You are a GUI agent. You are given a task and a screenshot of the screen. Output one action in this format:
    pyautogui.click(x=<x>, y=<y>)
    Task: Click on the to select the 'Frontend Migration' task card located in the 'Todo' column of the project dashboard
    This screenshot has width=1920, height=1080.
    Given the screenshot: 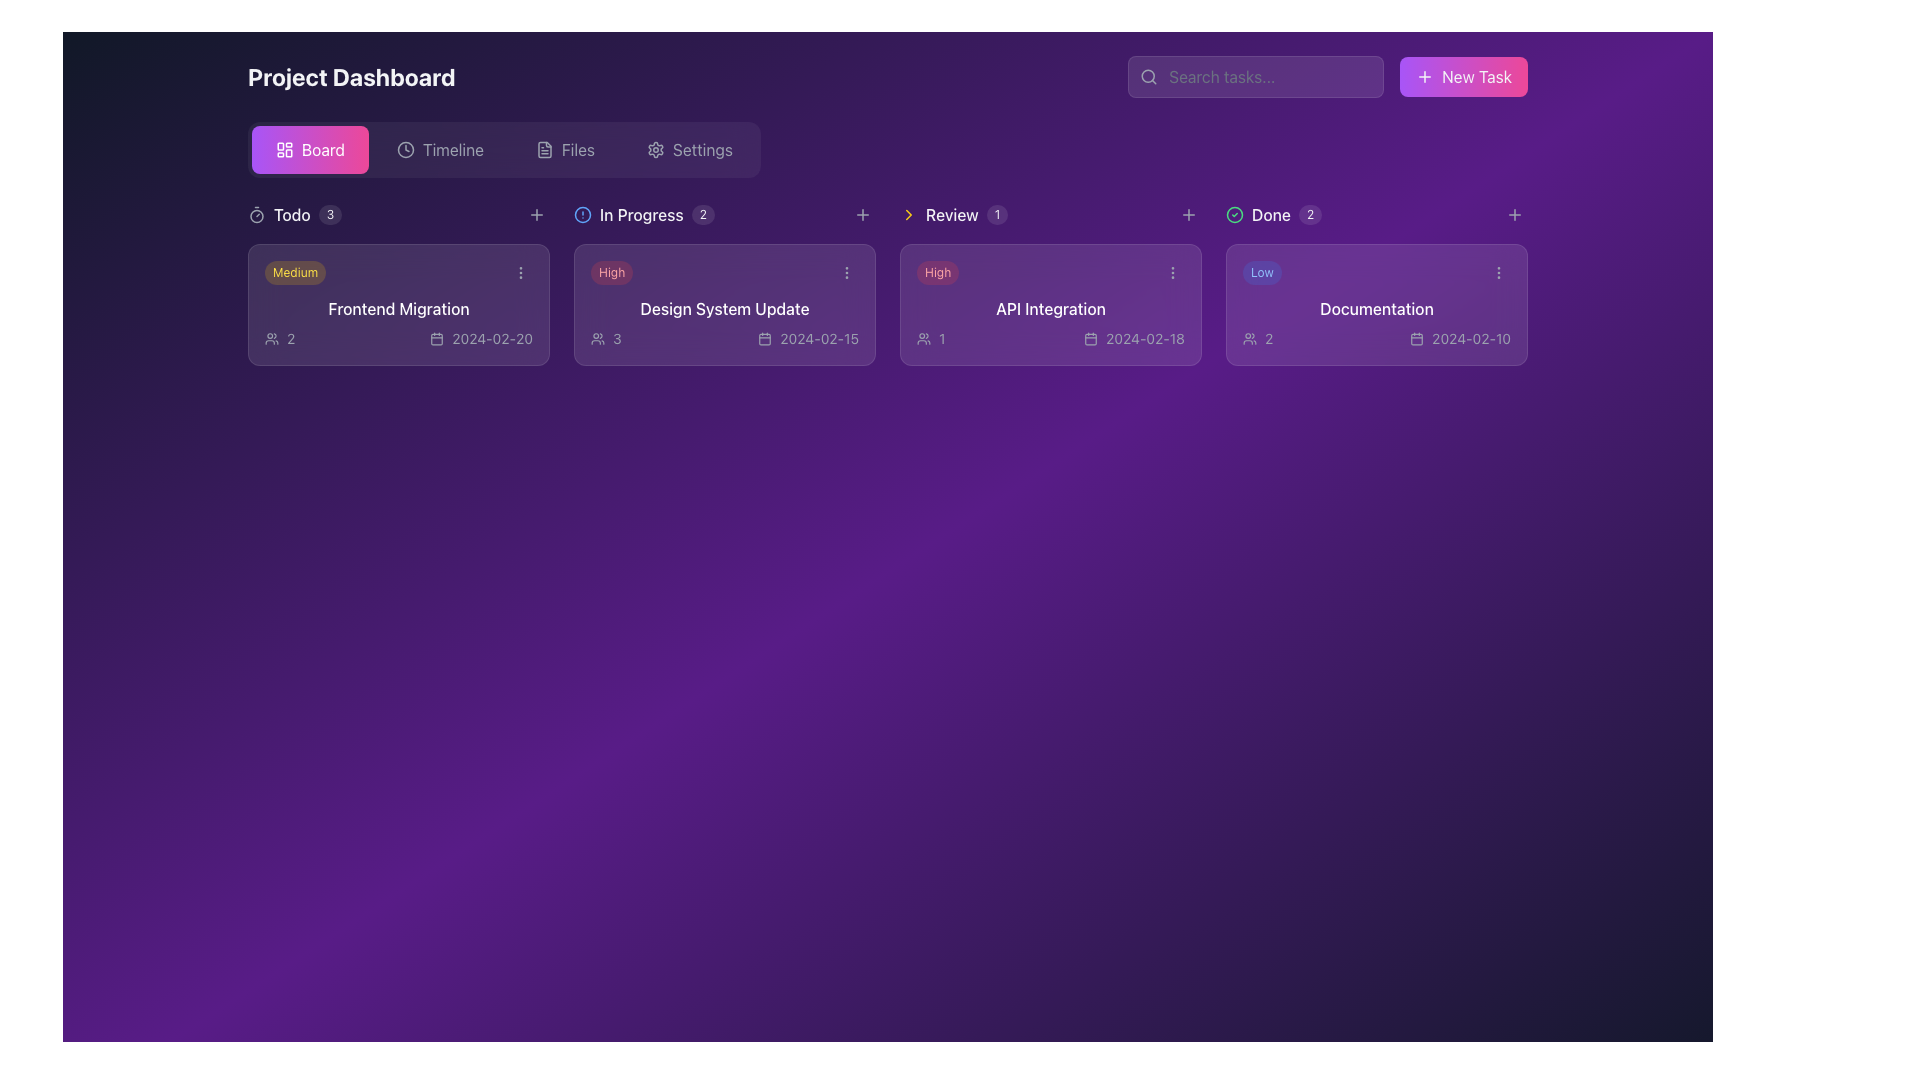 What is the action you would take?
    pyautogui.click(x=398, y=284)
    